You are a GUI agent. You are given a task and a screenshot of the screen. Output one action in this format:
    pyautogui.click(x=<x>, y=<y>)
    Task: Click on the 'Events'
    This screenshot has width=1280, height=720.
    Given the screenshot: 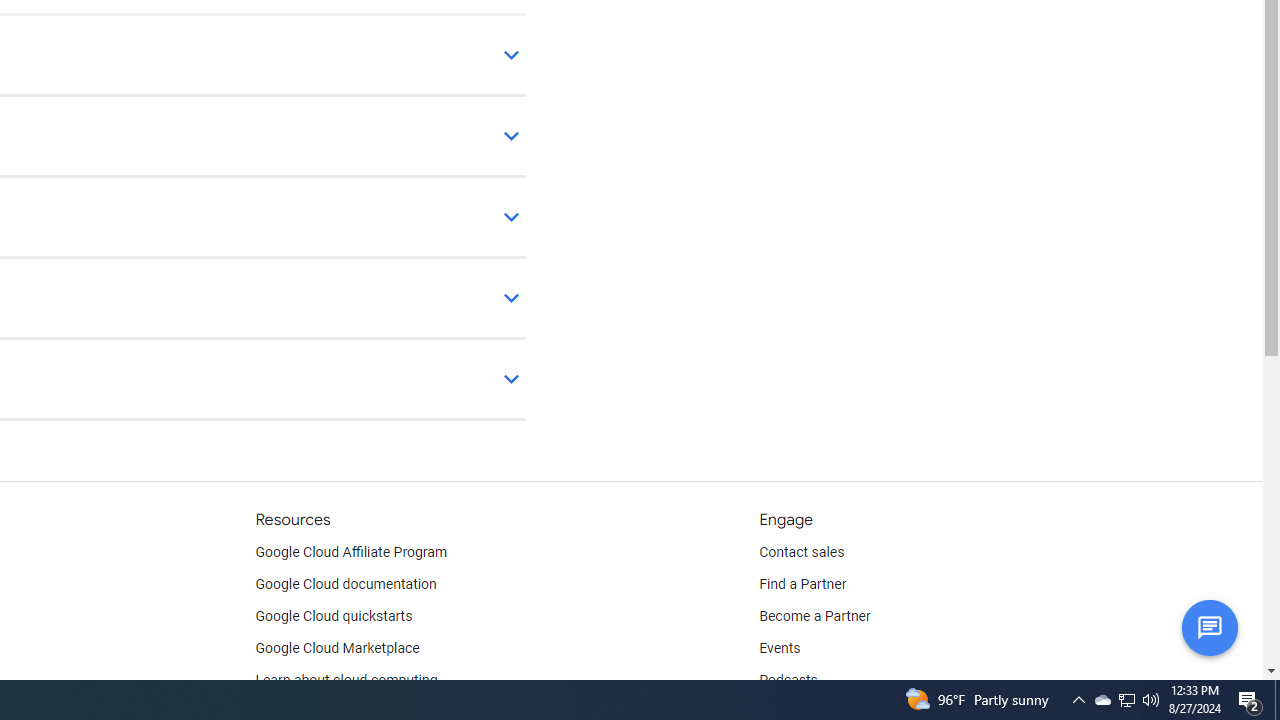 What is the action you would take?
    pyautogui.click(x=779, y=649)
    